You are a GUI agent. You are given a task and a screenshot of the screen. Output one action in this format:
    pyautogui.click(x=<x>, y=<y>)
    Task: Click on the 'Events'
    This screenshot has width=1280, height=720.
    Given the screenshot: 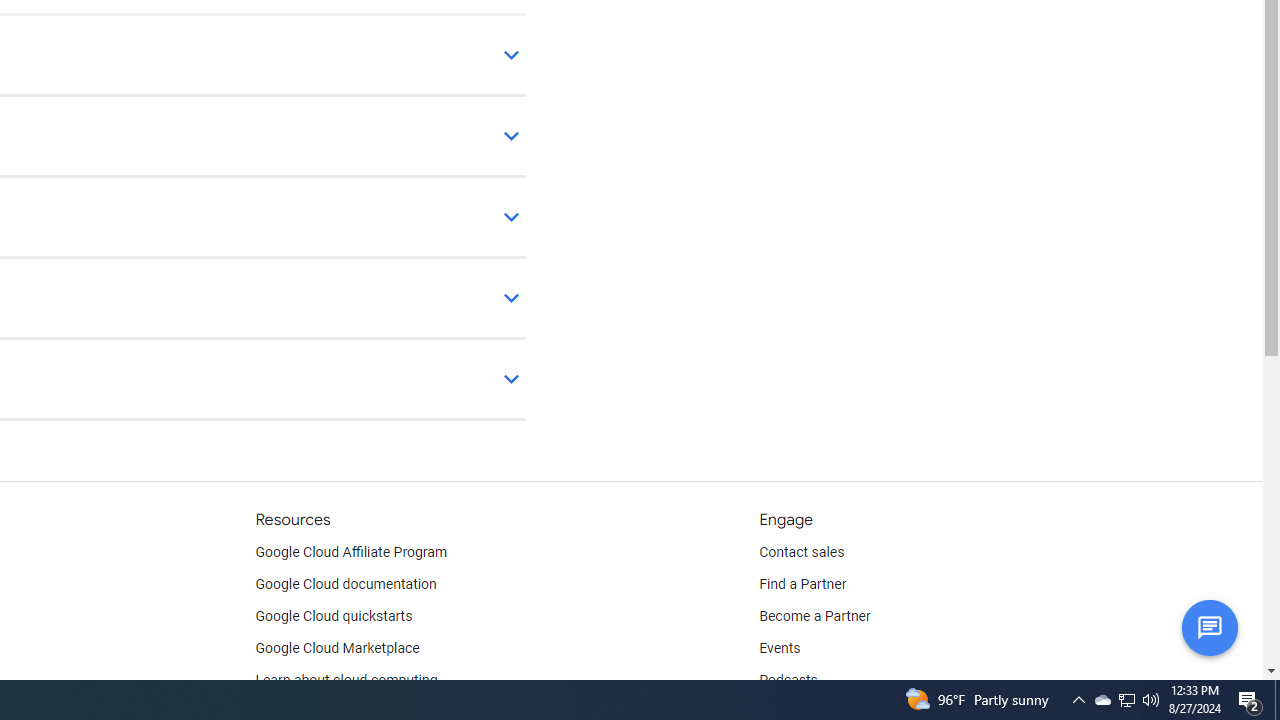 What is the action you would take?
    pyautogui.click(x=779, y=649)
    